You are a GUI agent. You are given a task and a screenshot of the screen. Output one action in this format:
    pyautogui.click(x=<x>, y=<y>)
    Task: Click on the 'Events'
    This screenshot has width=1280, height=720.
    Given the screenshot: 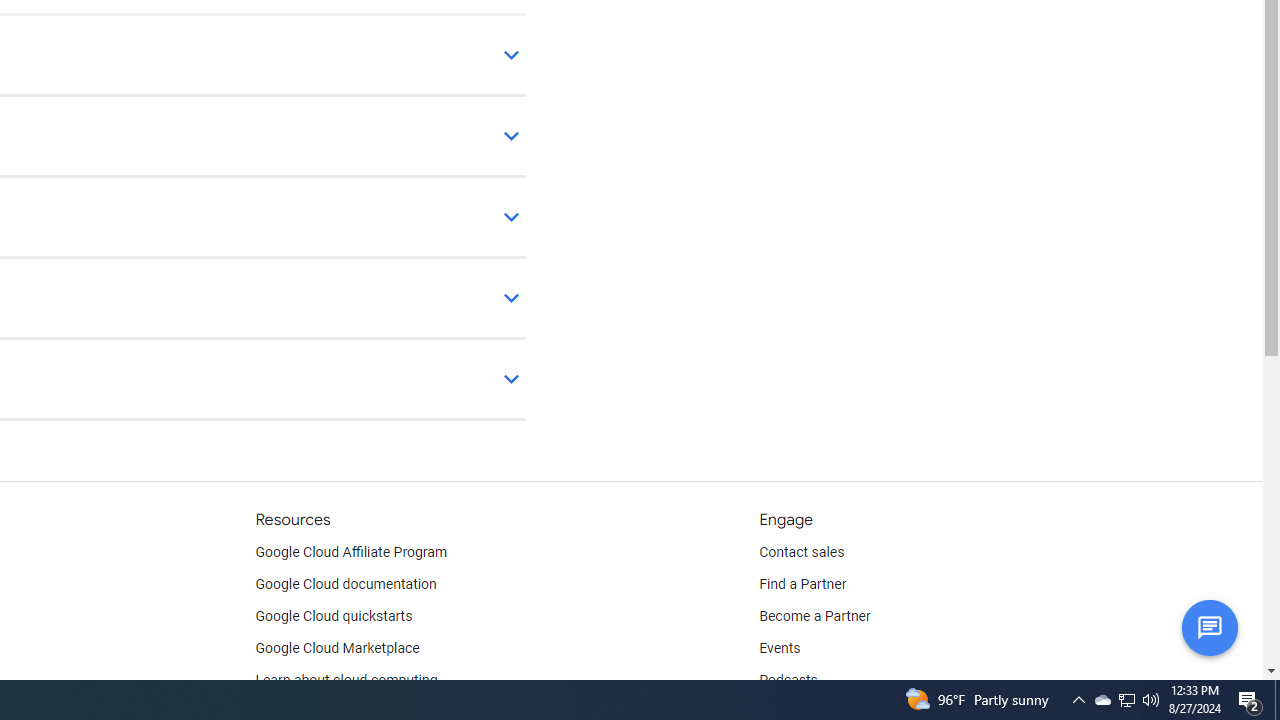 What is the action you would take?
    pyautogui.click(x=779, y=649)
    